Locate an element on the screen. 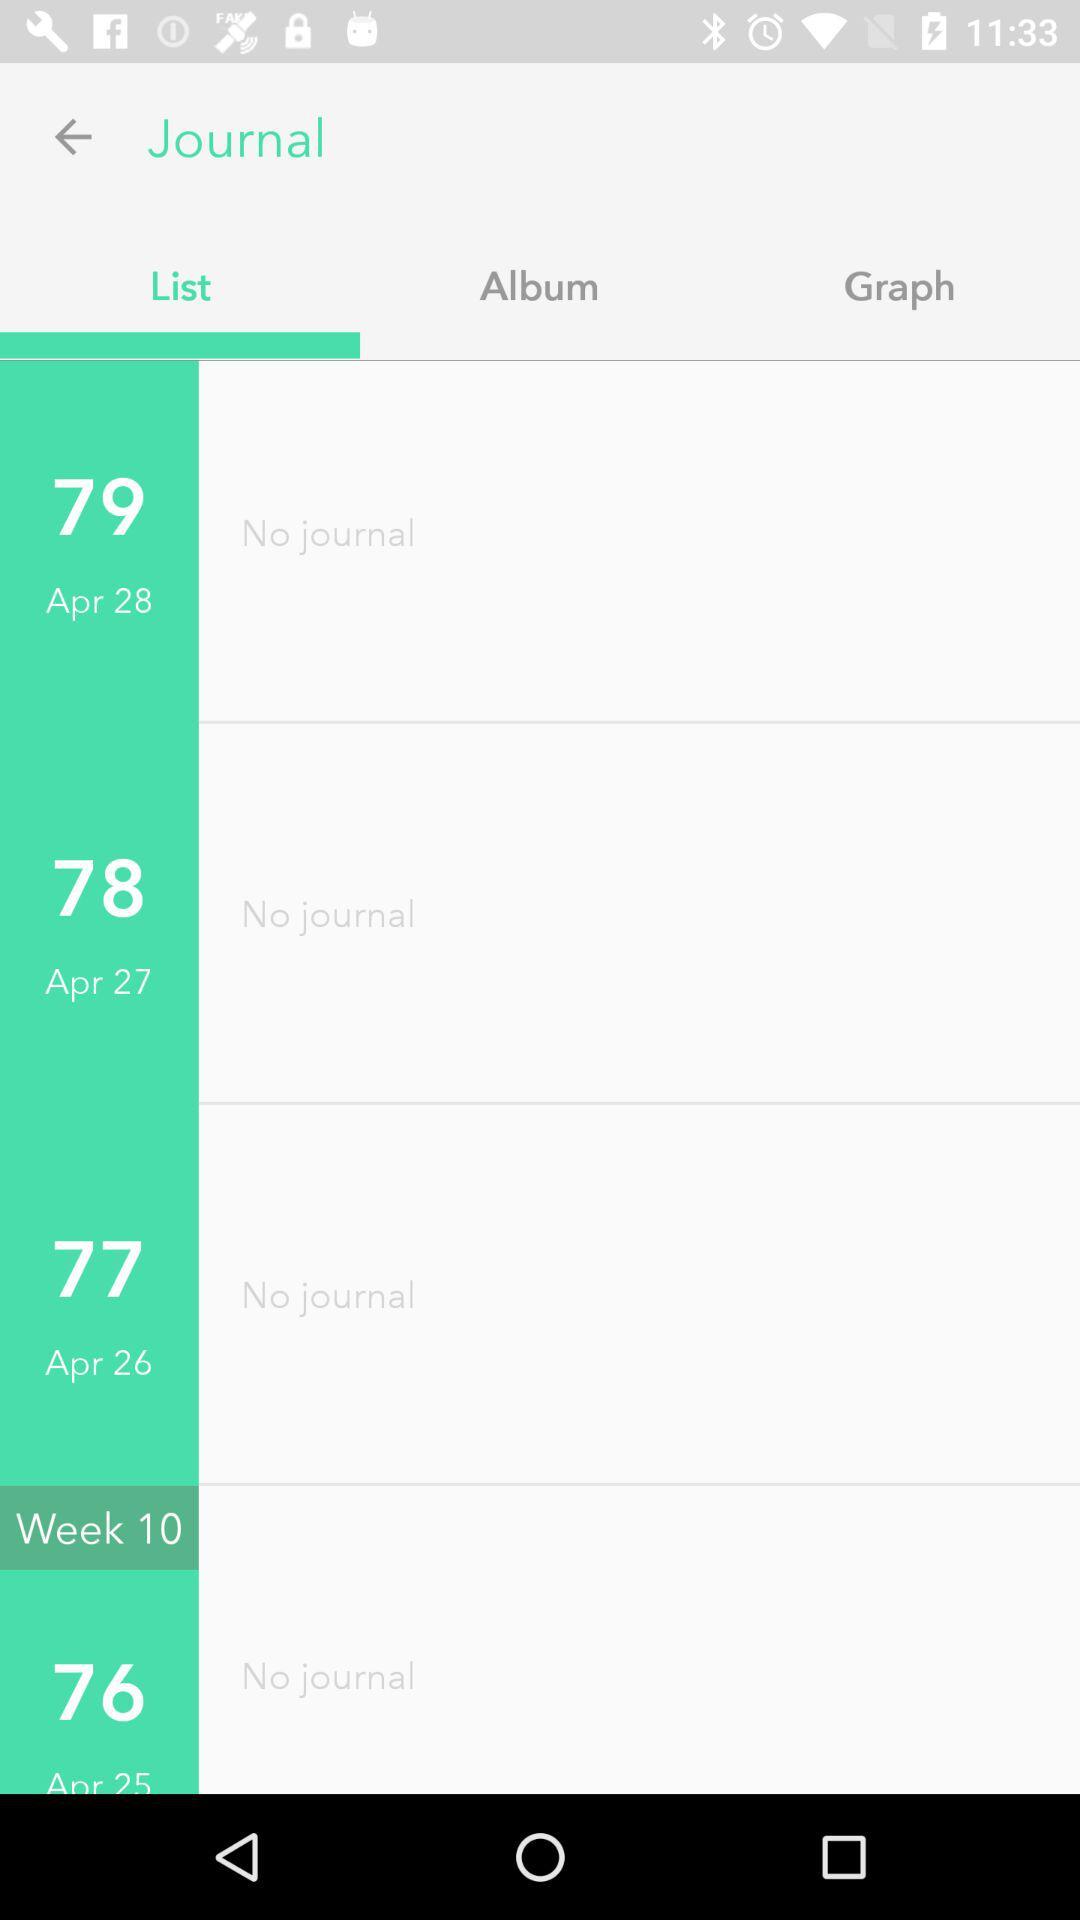 Image resolution: width=1080 pixels, height=1920 pixels. item next to the album item is located at coordinates (898, 284).